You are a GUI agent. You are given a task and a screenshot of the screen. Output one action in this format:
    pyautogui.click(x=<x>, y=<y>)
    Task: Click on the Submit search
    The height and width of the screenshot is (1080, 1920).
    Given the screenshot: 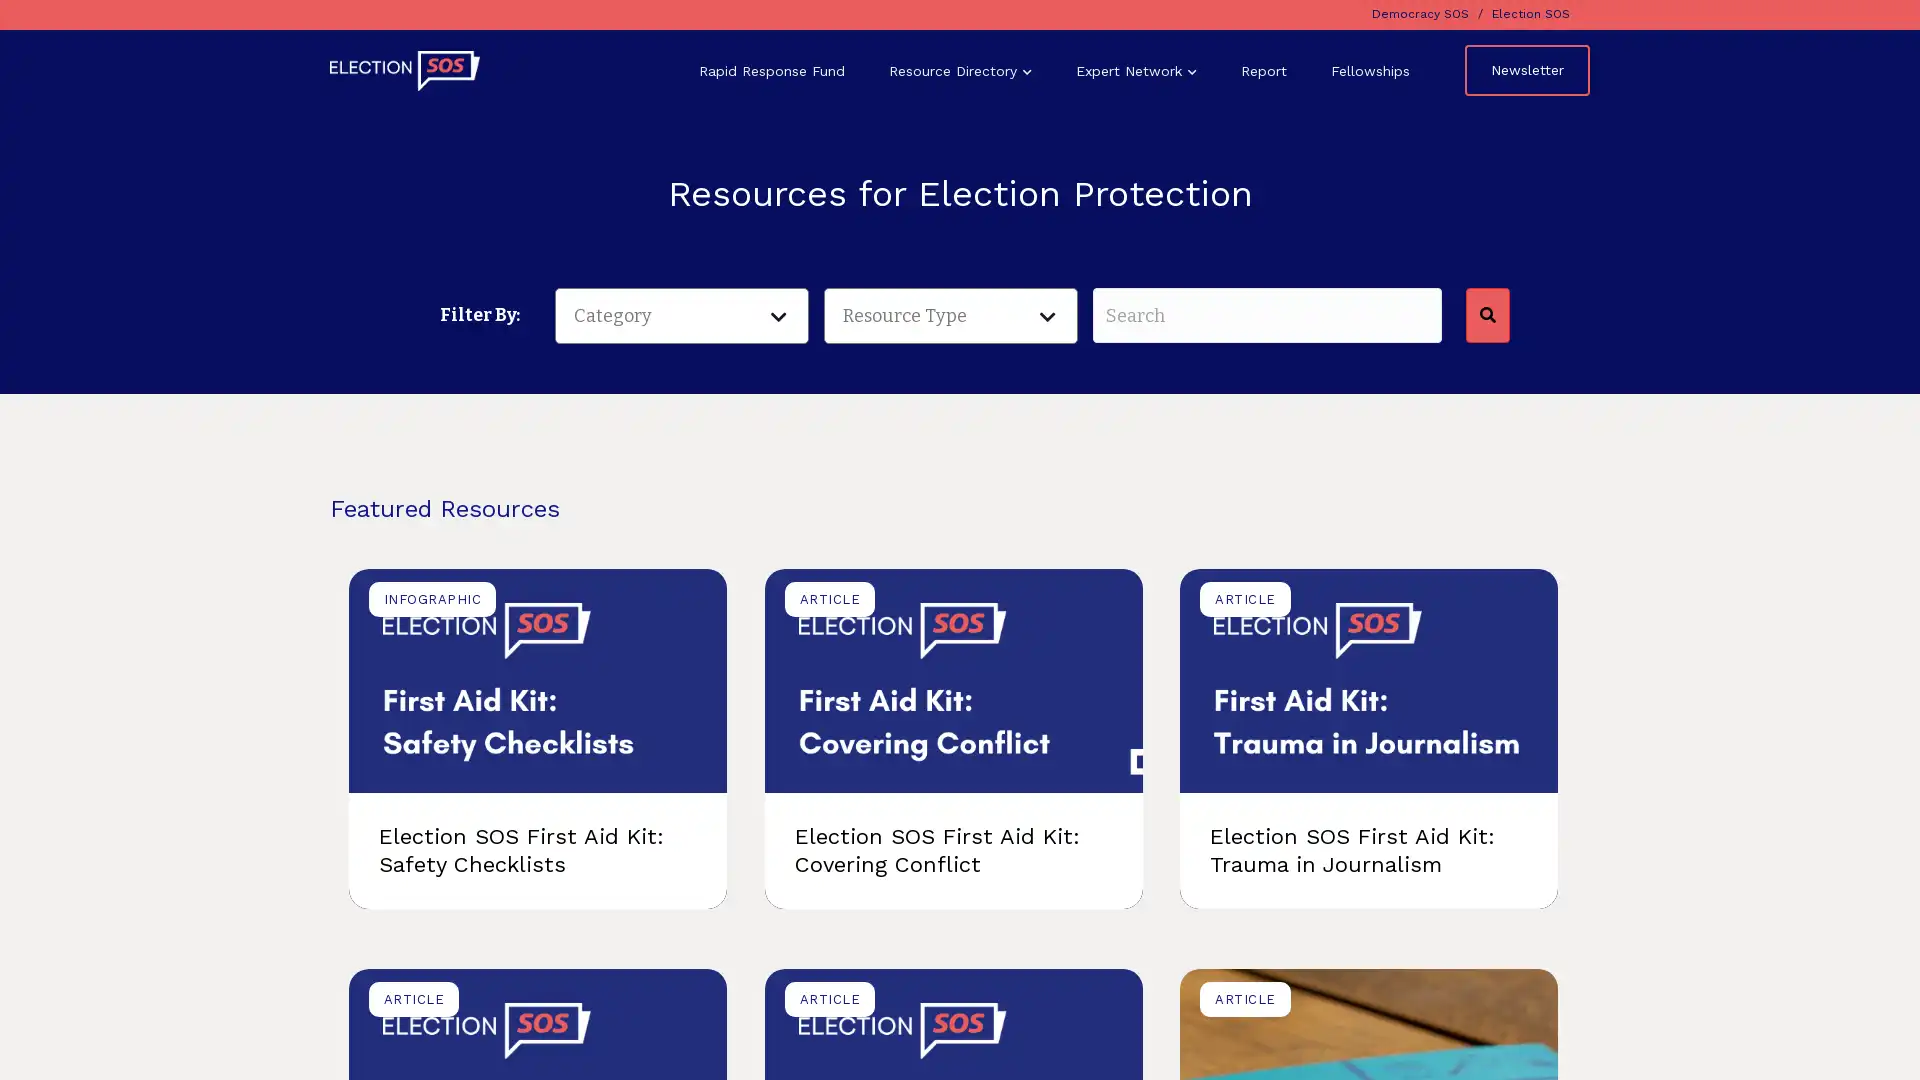 What is the action you would take?
    pyautogui.click(x=1486, y=315)
    